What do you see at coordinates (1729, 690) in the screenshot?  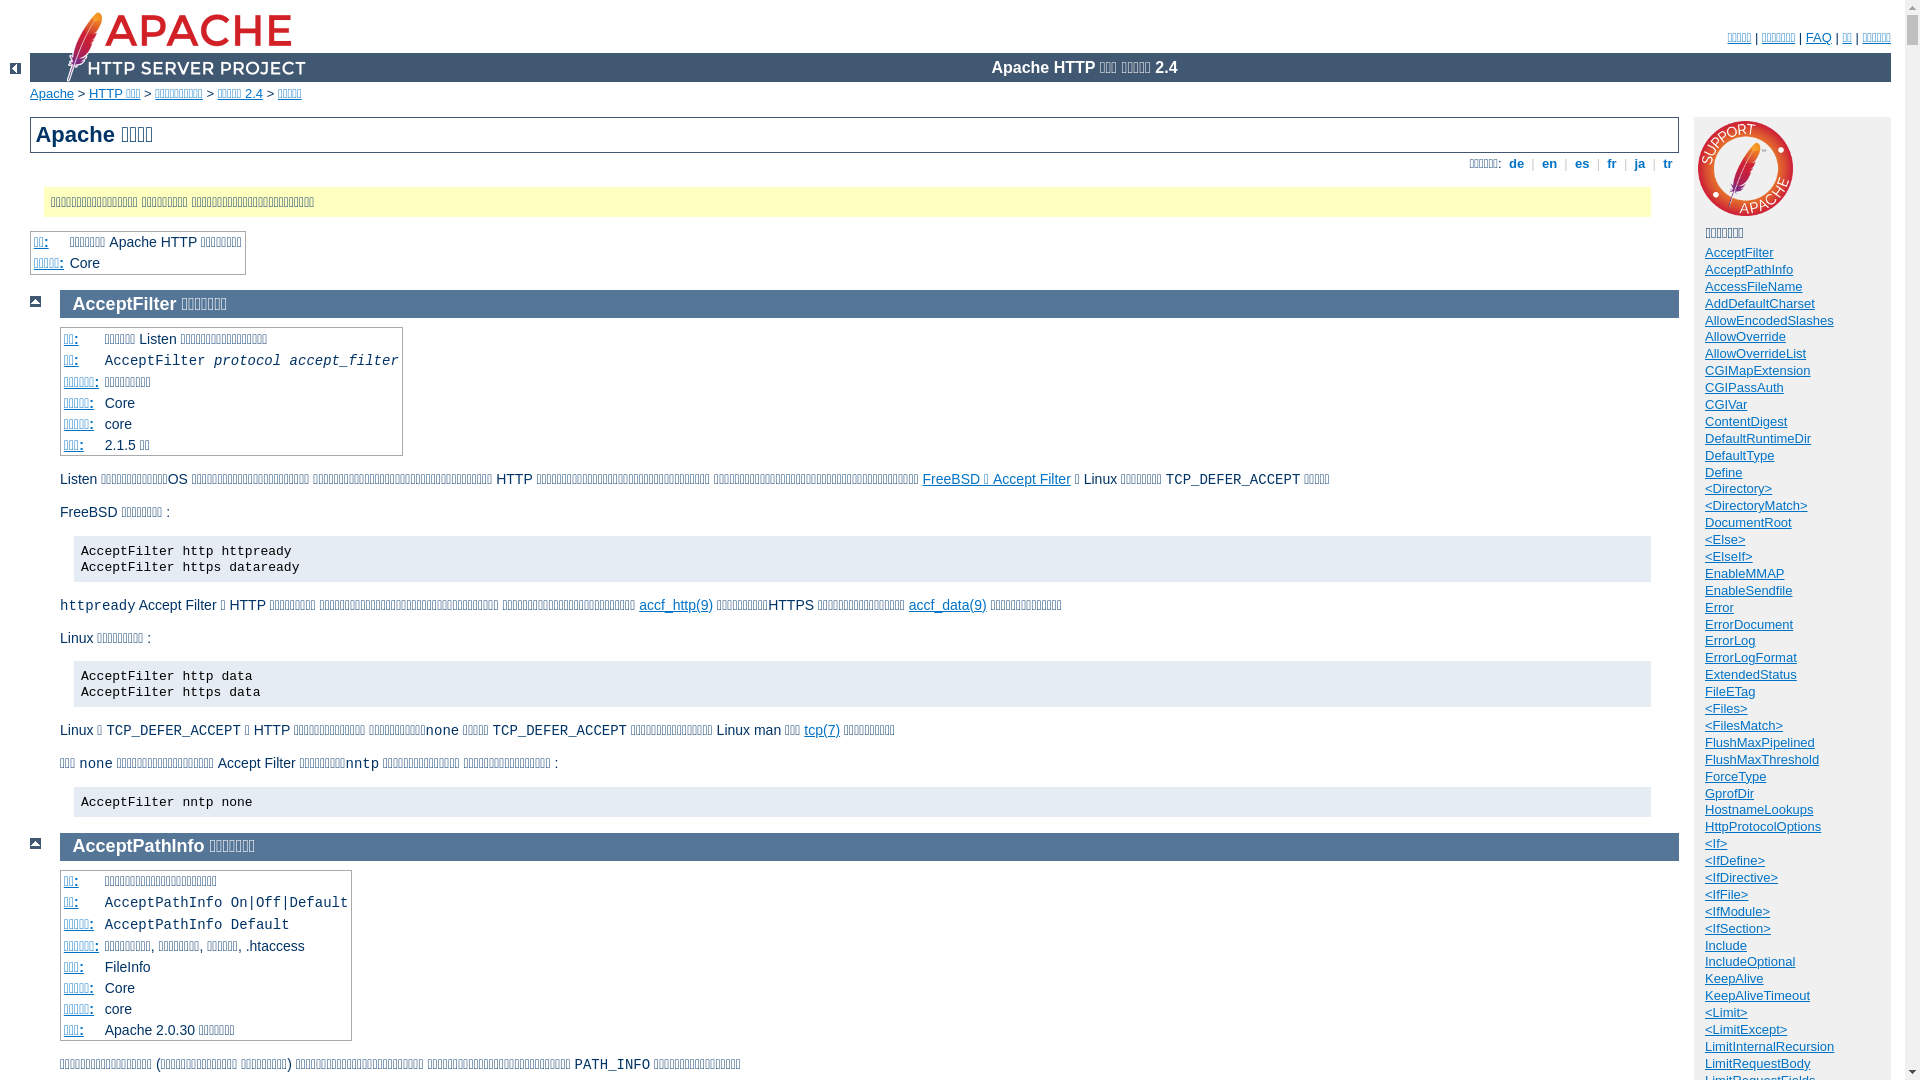 I see `'FileETag'` at bounding box center [1729, 690].